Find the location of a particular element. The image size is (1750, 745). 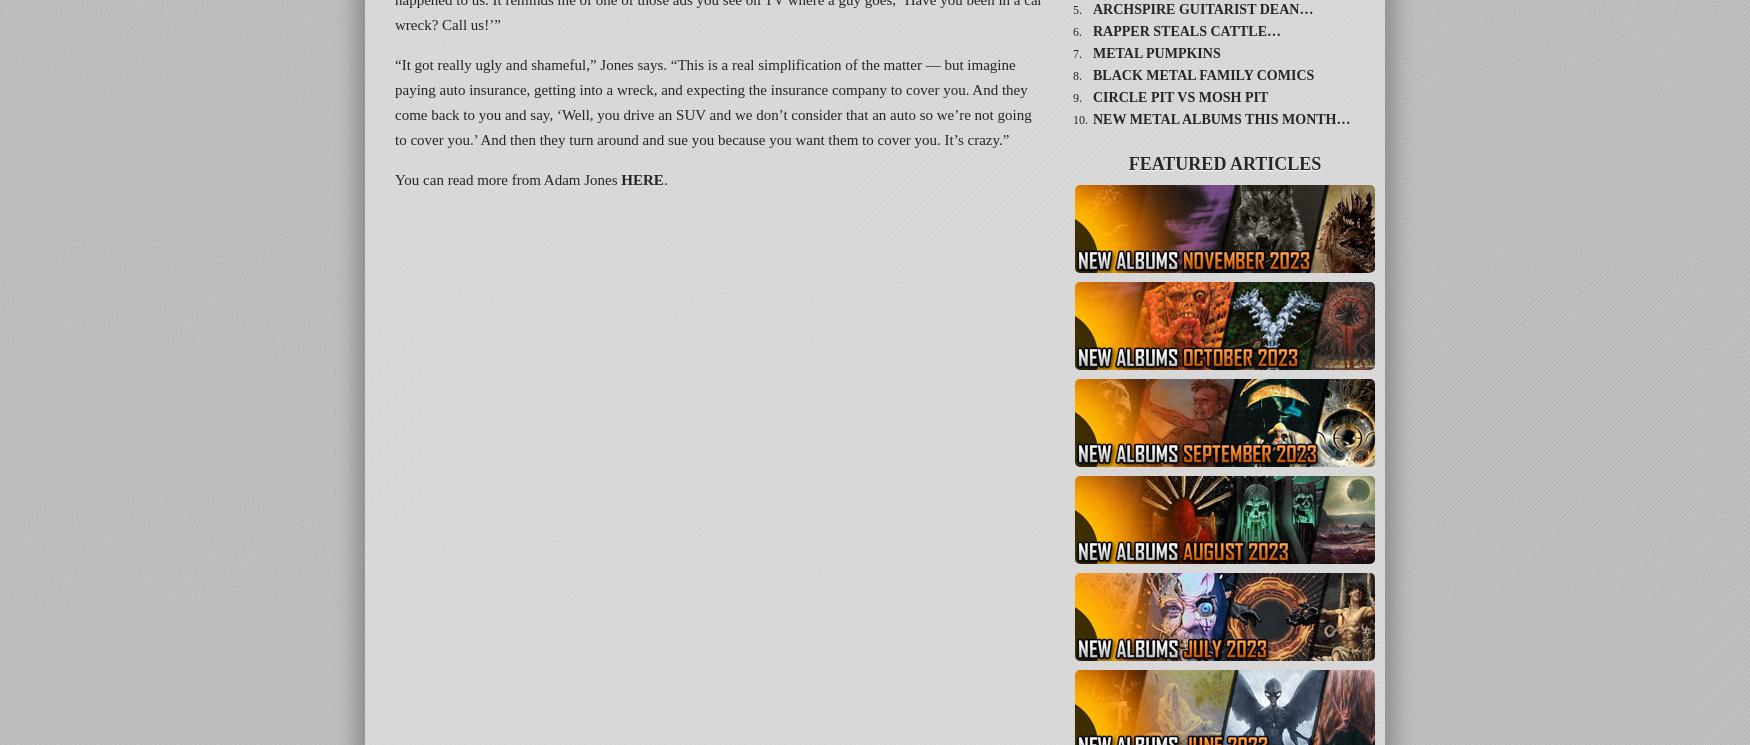

'METAL PUMPKINS' is located at coordinates (1155, 52).